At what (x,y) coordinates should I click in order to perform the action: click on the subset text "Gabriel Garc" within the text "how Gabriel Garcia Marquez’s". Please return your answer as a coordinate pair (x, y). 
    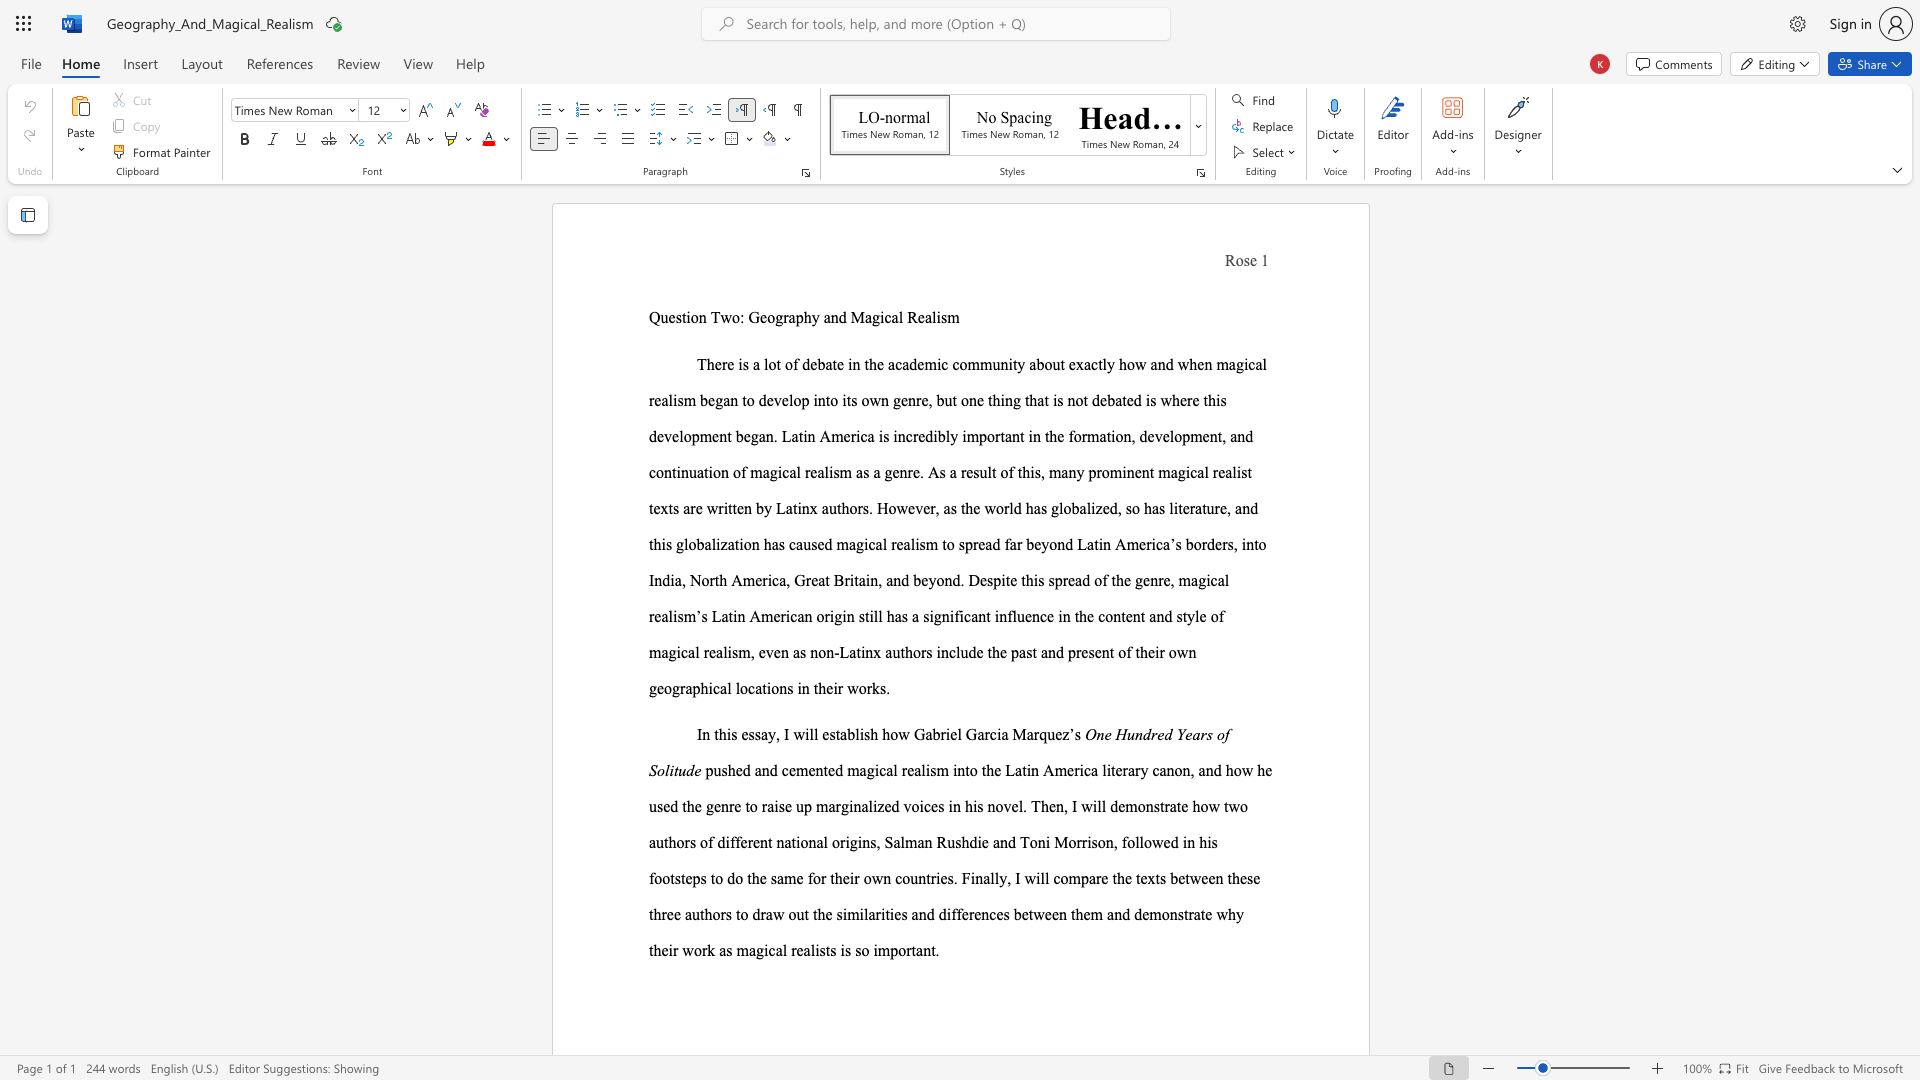
    Looking at the image, I should click on (912, 734).